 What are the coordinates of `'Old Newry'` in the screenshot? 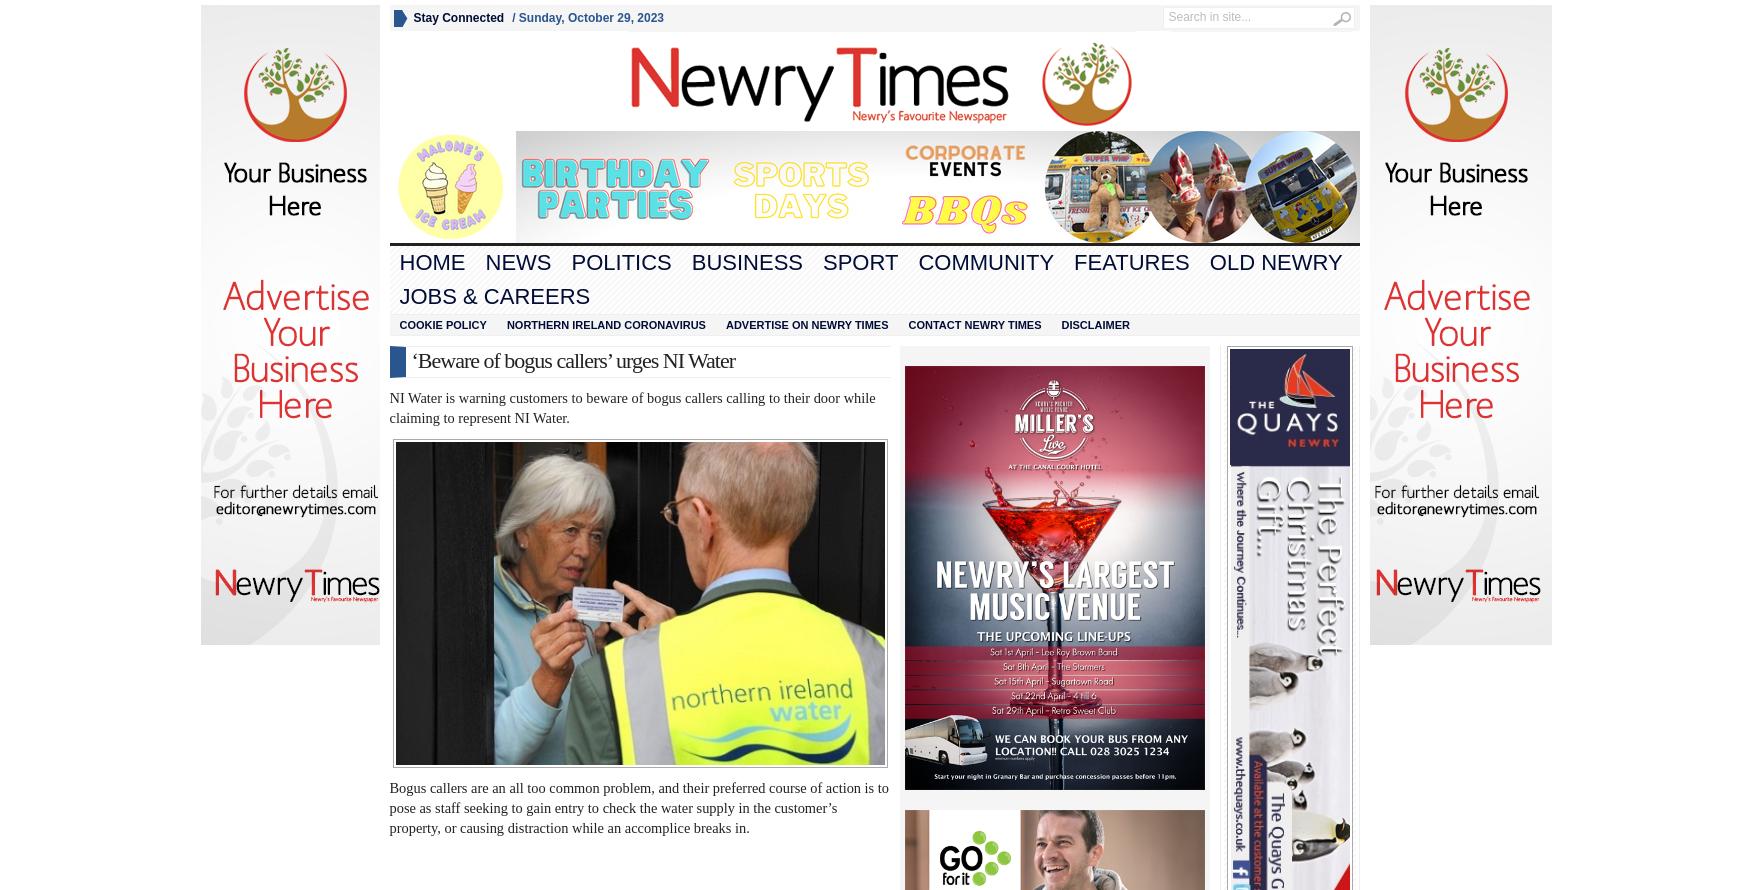 It's located at (1274, 261).